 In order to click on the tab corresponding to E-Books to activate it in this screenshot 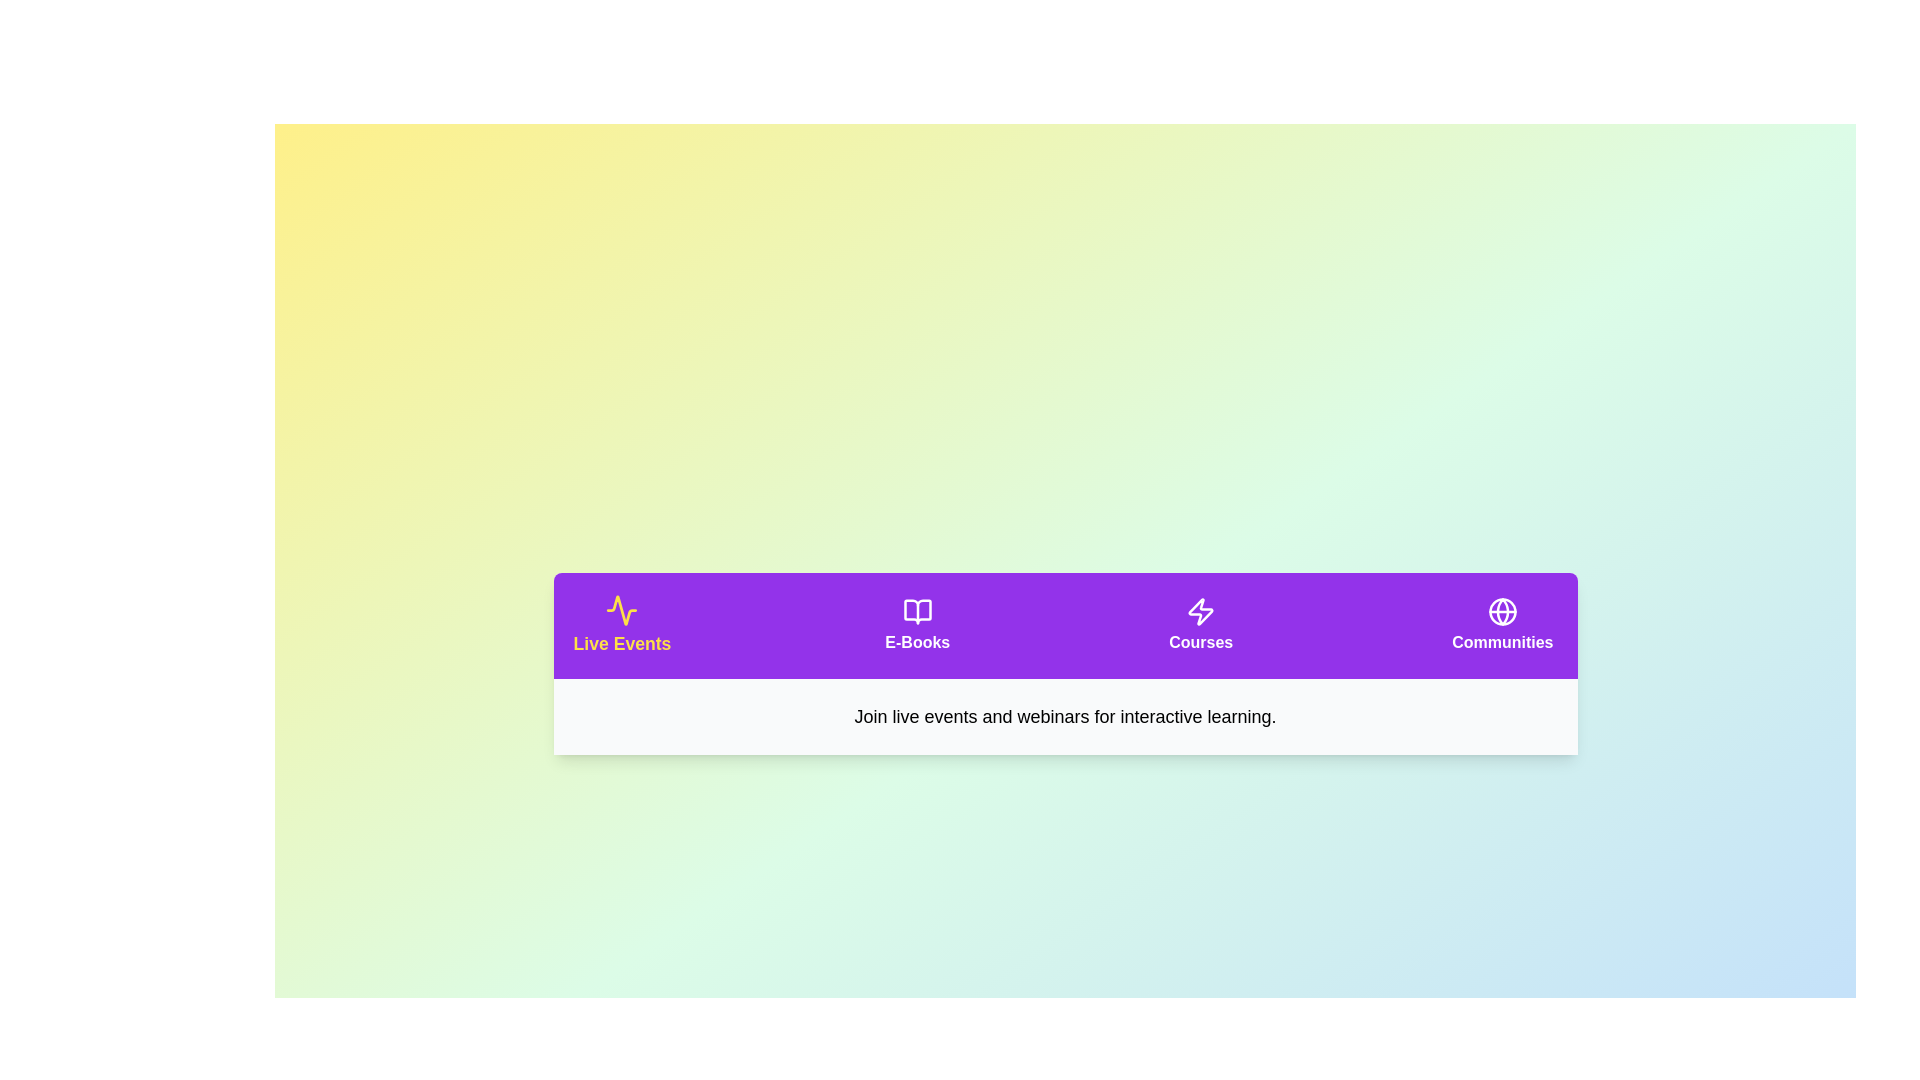, I will do `click(916, 624)`.